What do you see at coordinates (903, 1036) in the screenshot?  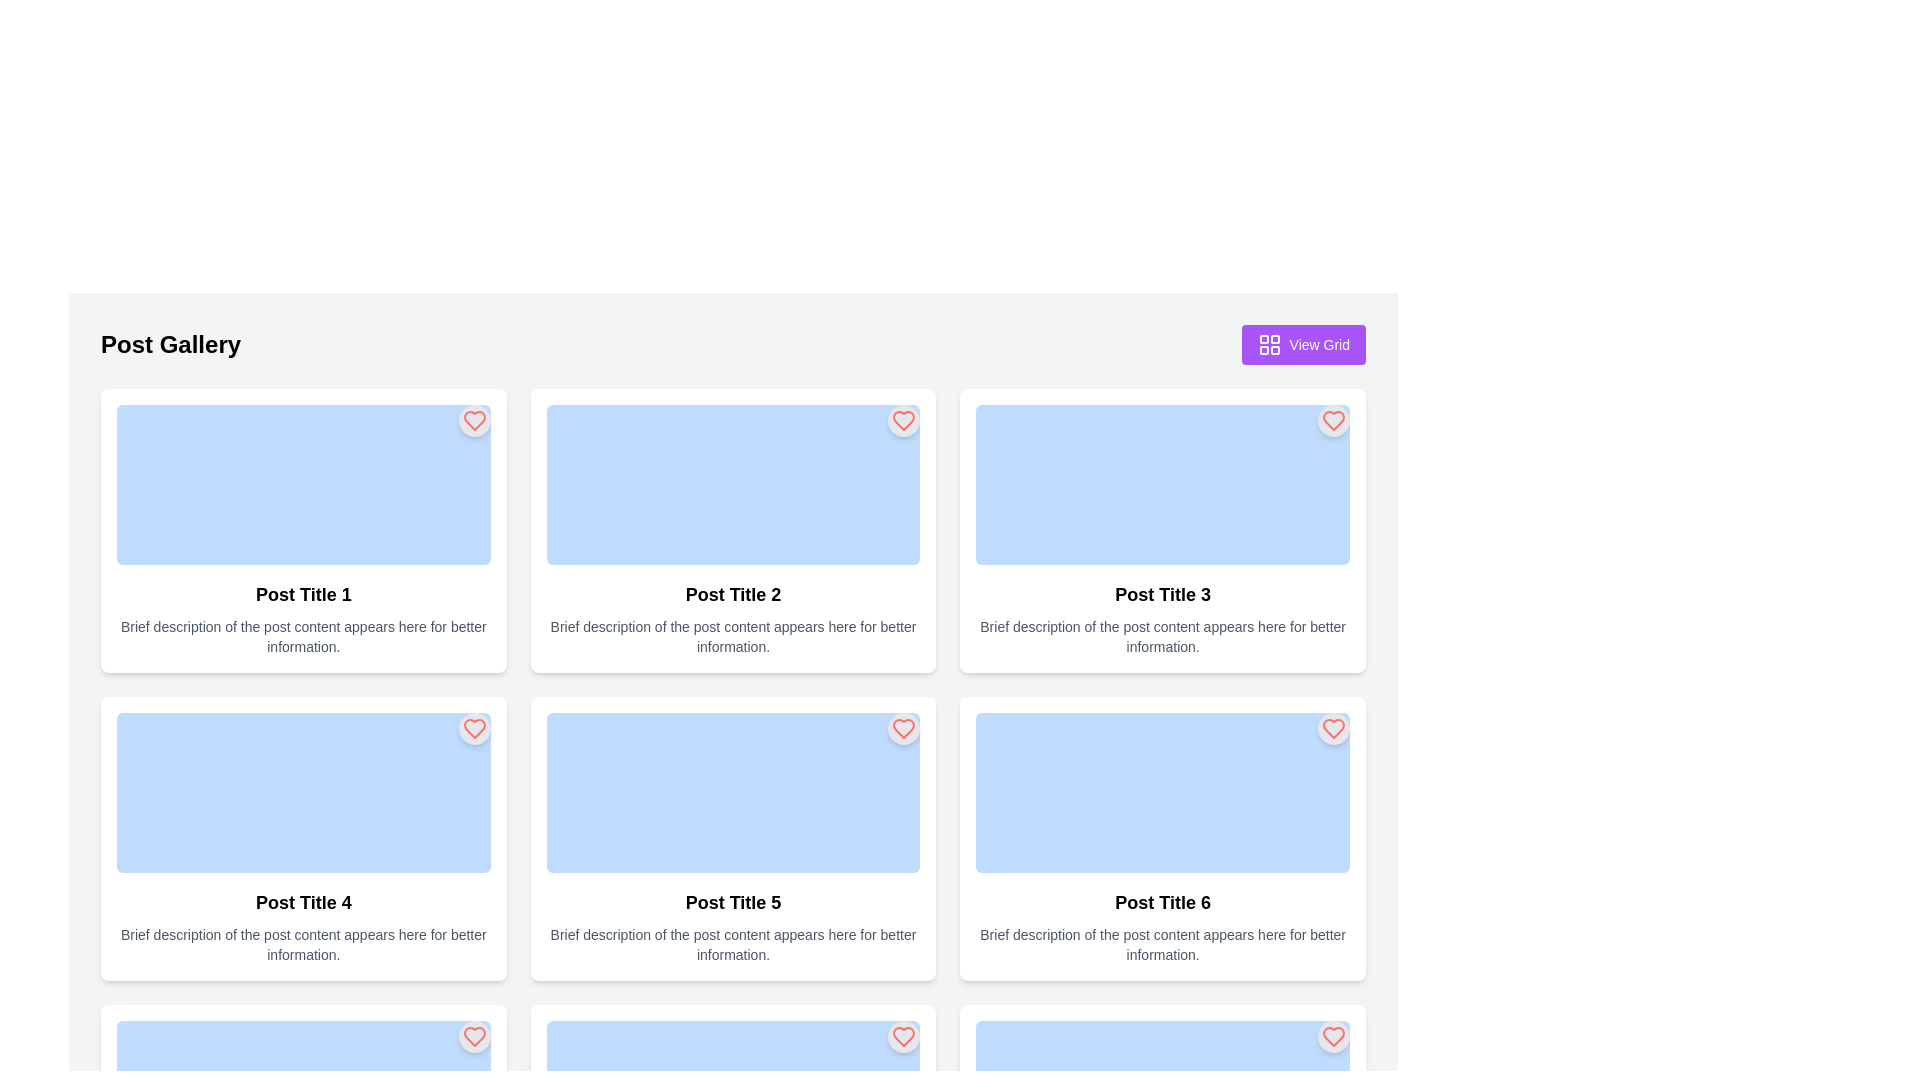 I see `the heart icon button outlined in red located at the top-right corner of the card labeled 'Post Title 5'` at bounding box center [903, 1036].